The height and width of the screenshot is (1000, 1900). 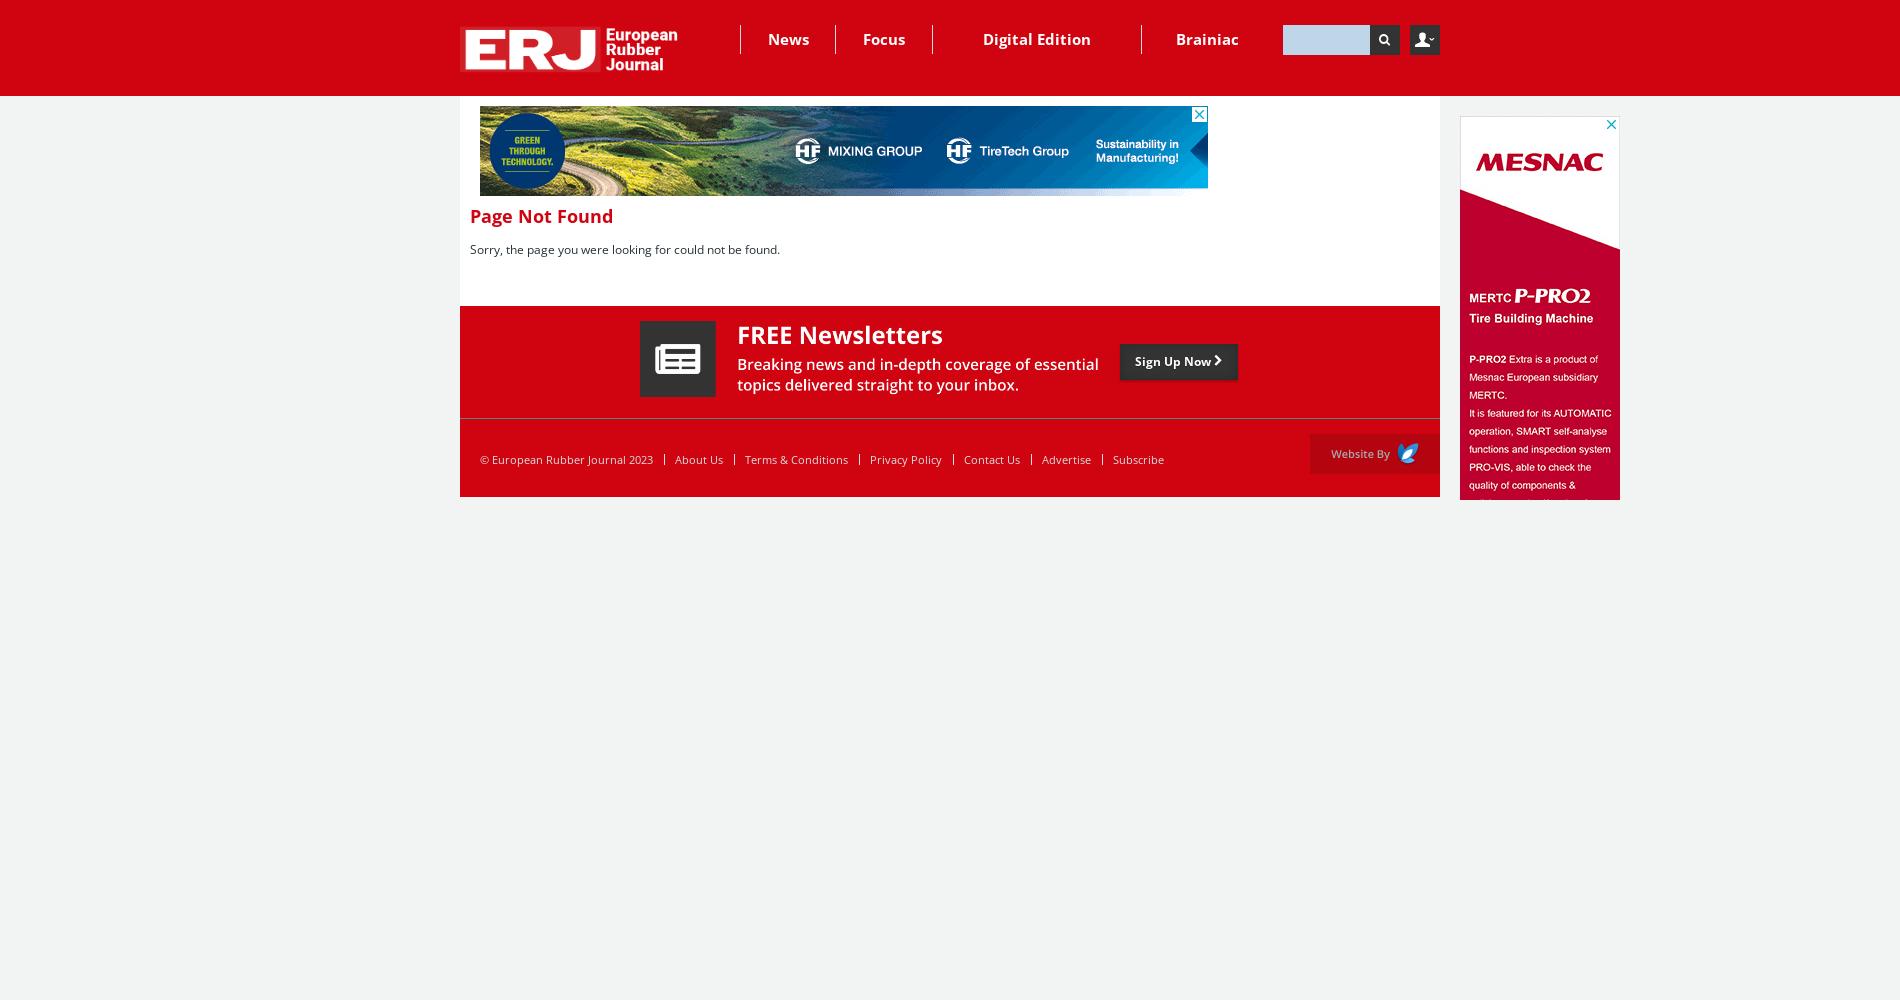 What do you see at coordinates (1206, 39) in the screenshot?
I see `'Brainiac'` at bounding box center [1206, 39].